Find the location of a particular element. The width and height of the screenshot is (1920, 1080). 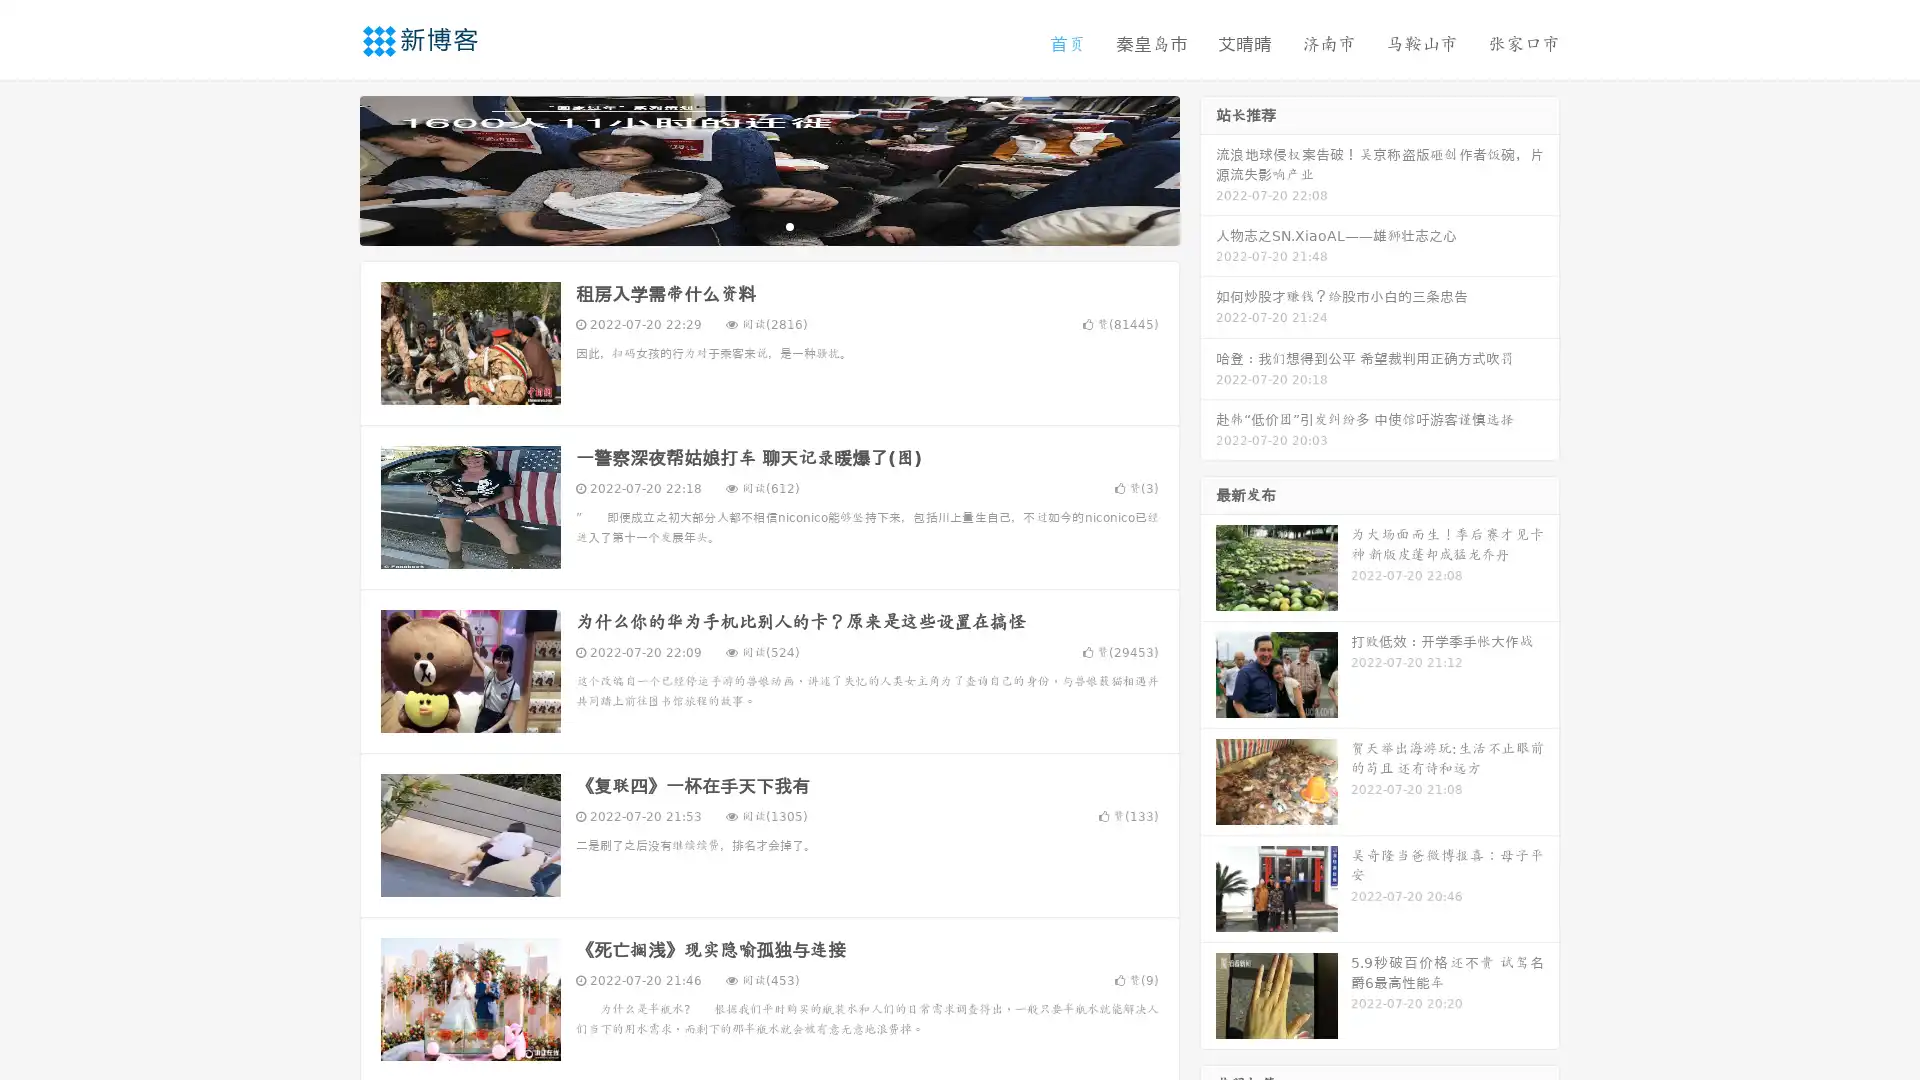

Go to slide 3 is located at coordinates (789, 225).